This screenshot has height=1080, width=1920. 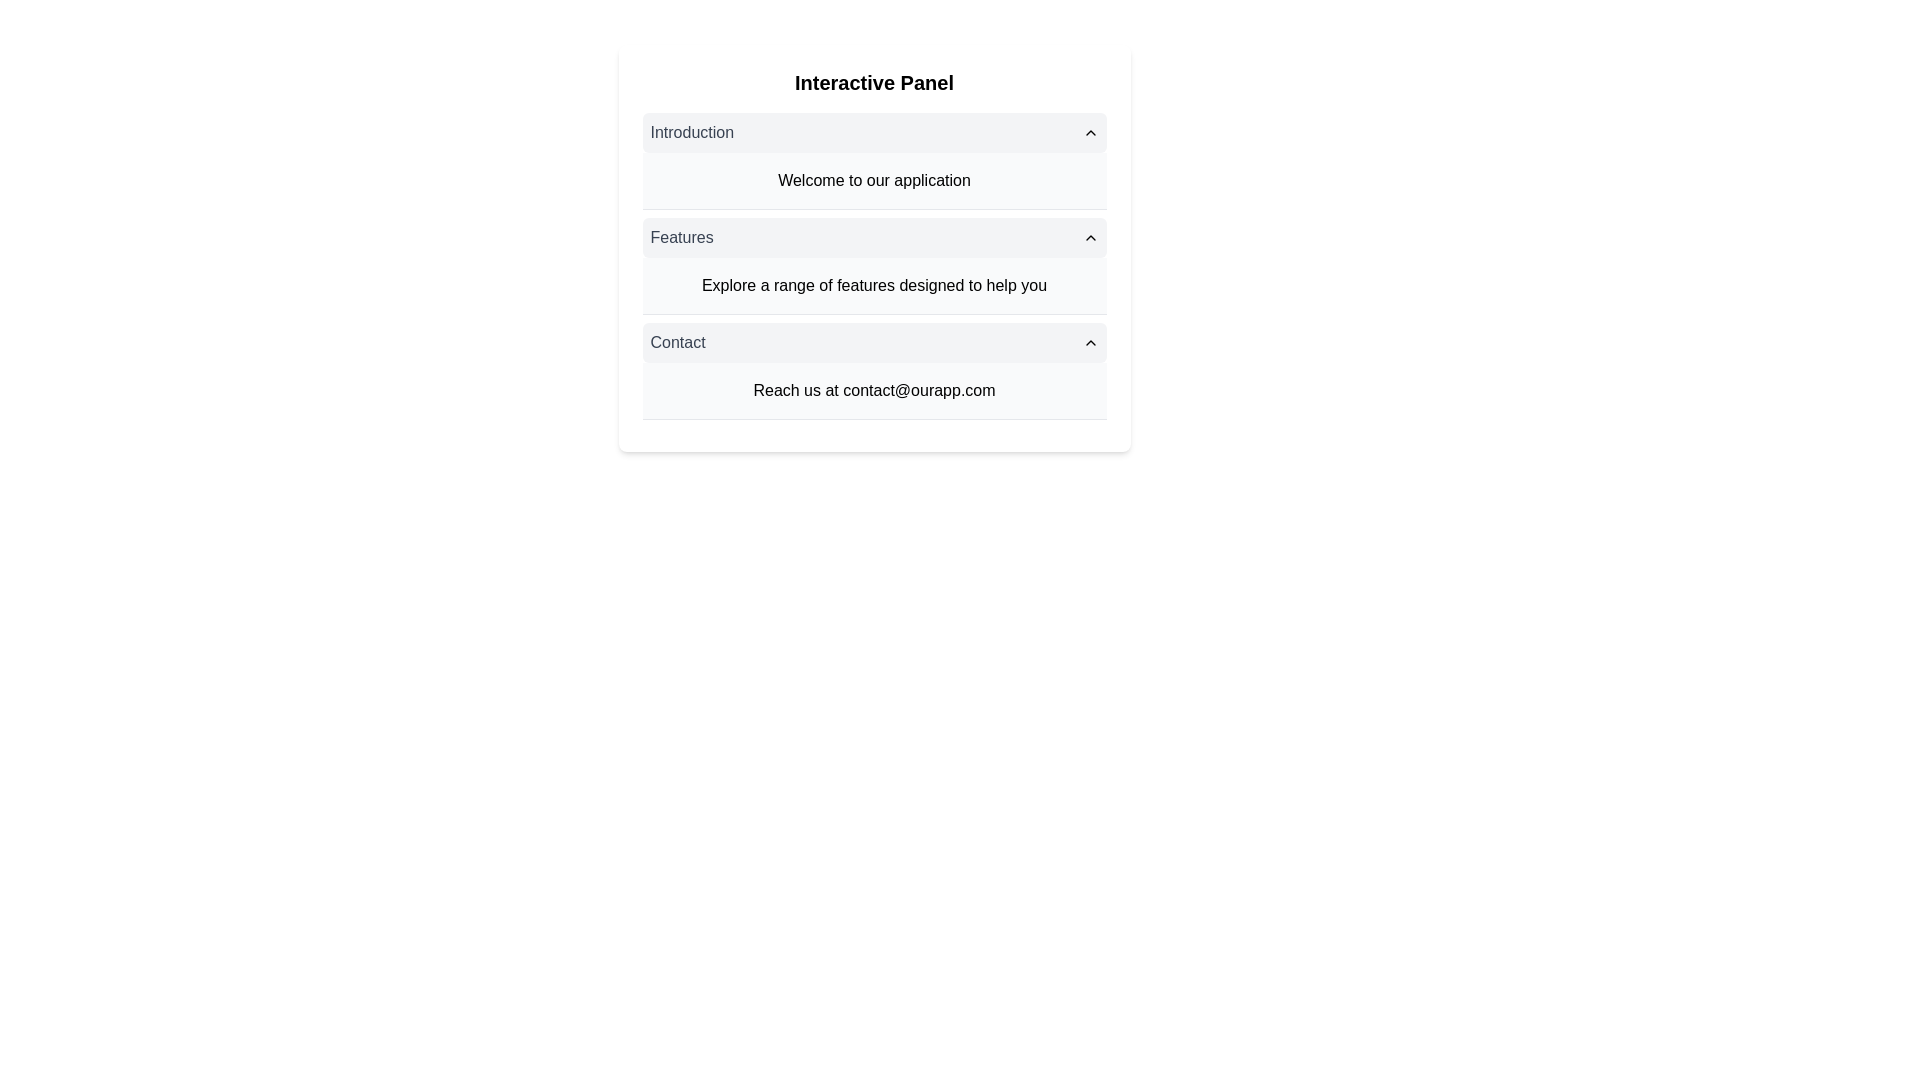 I want to click on the 'Features' heading, so click(x=681, y=237).